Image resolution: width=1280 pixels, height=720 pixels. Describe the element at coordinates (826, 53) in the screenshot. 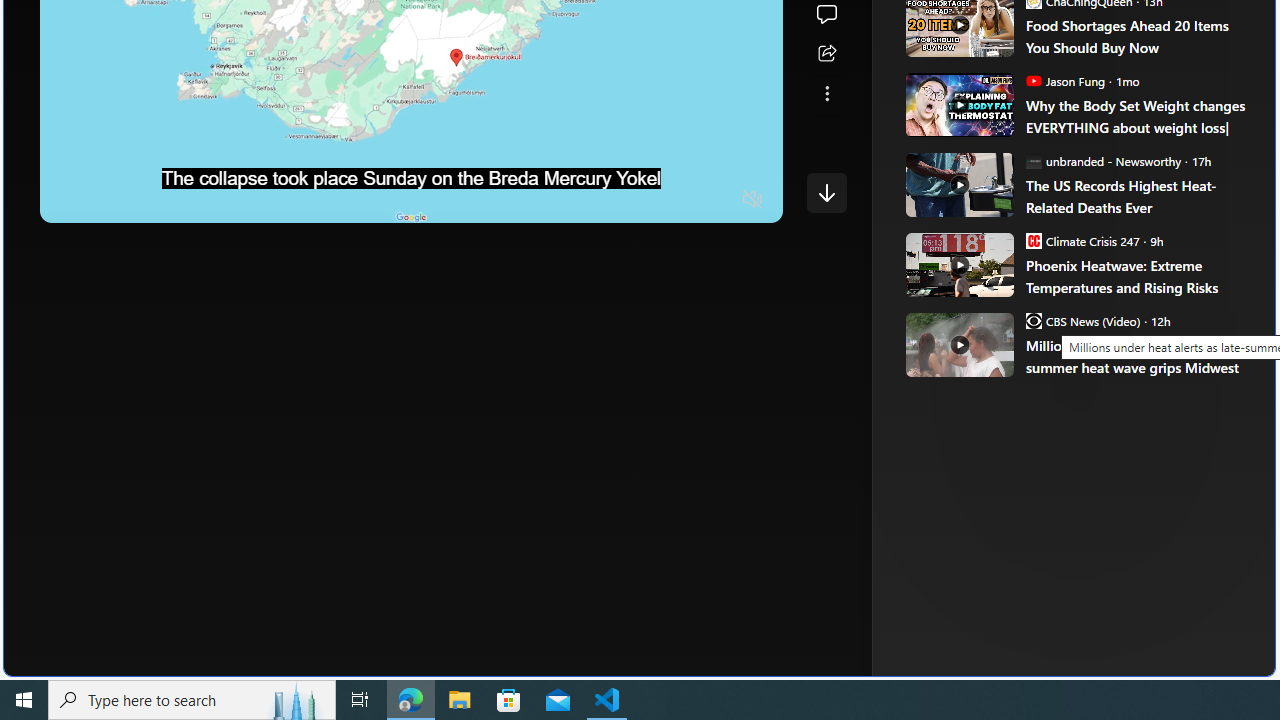

I see `'Share this story'` at that location.